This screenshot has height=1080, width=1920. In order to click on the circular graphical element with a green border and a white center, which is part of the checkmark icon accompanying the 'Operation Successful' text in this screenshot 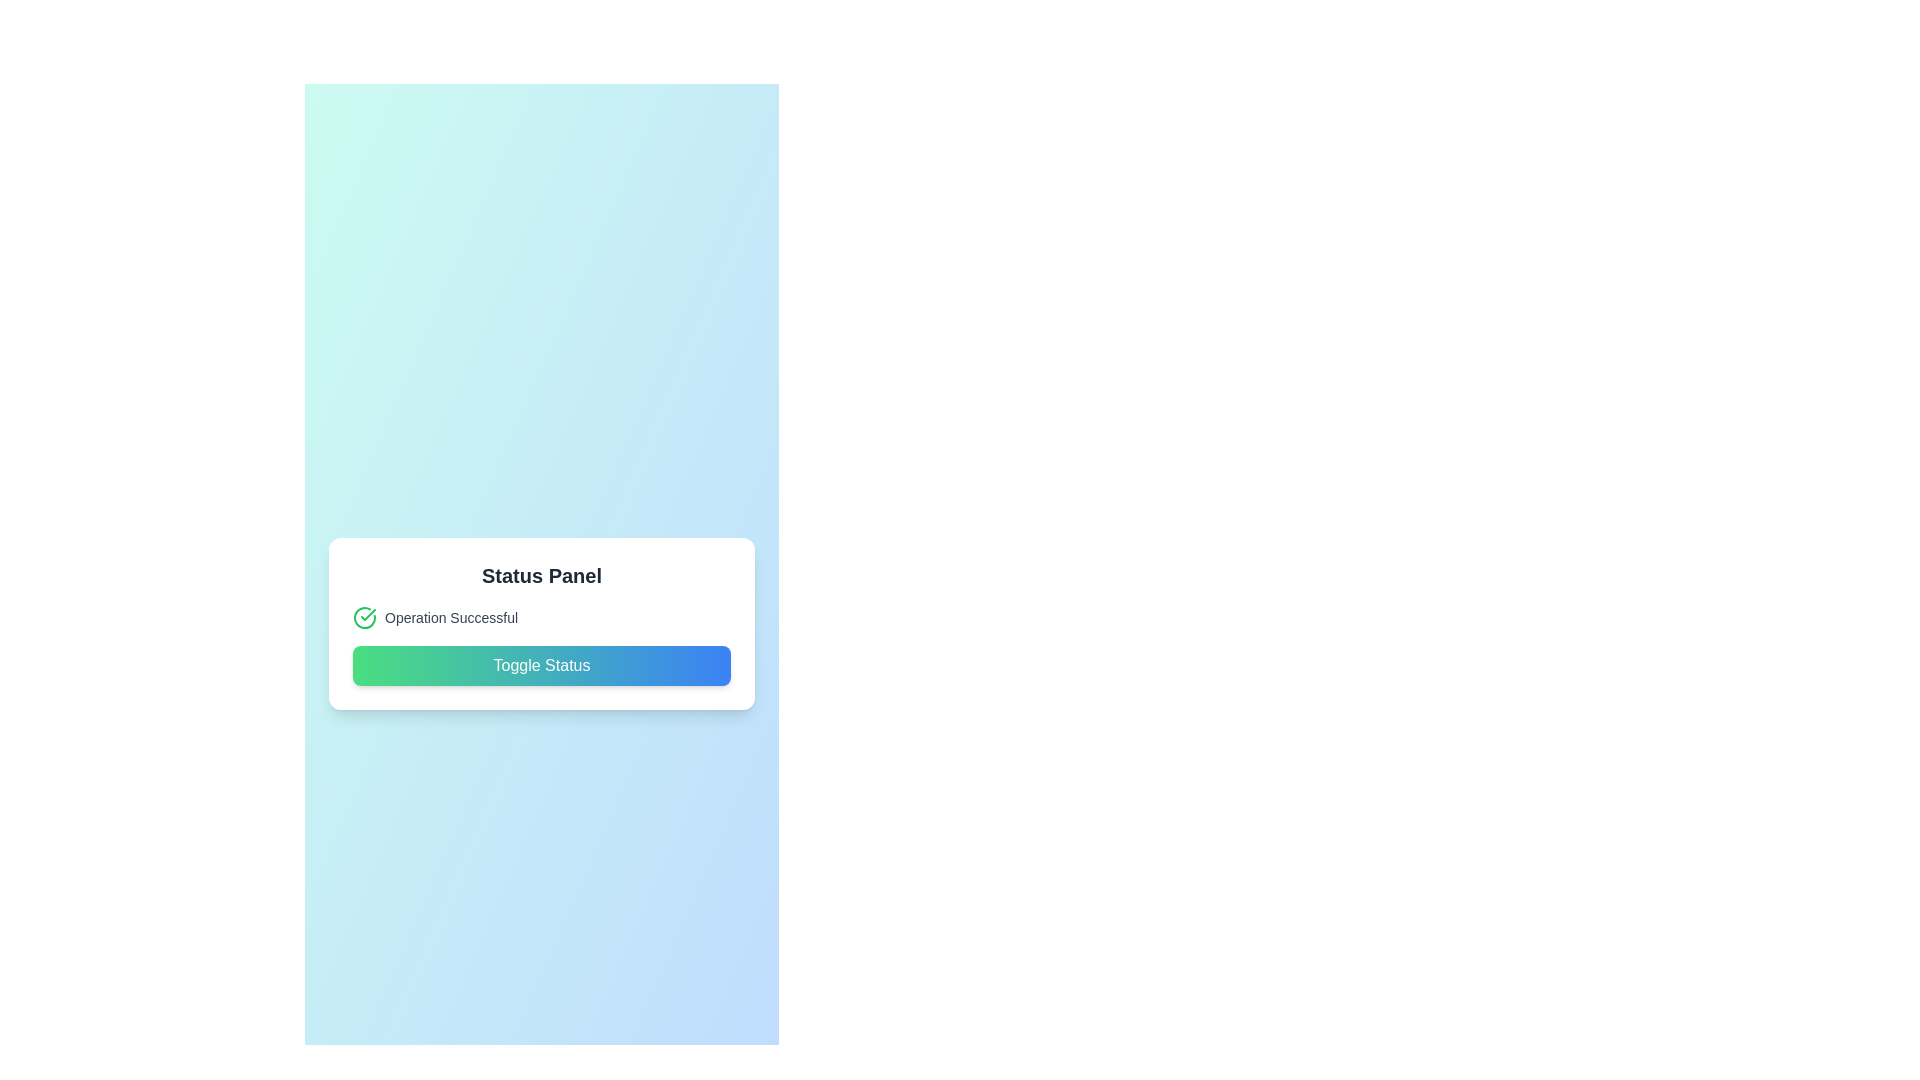, I will do `click(364, 616)`.